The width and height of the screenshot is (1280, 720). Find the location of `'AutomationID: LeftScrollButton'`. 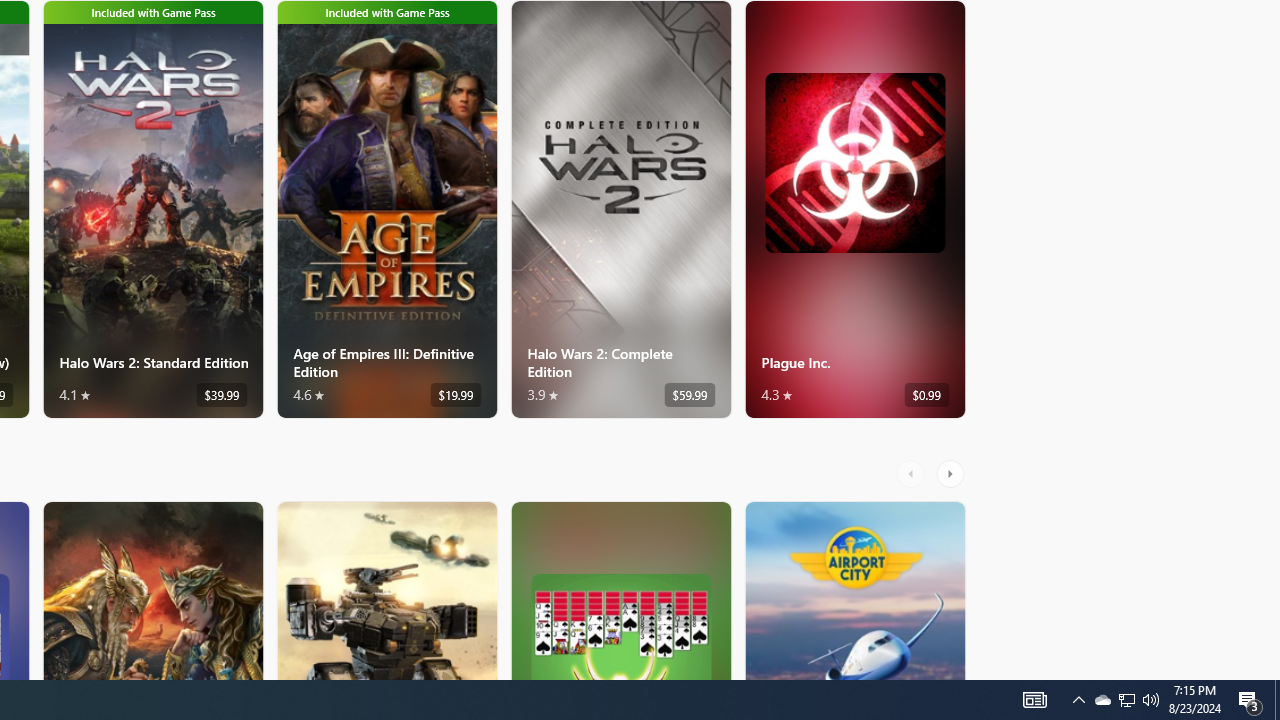

'AutomationID: LeftScrollButton' is located at coordinates (912, 473).